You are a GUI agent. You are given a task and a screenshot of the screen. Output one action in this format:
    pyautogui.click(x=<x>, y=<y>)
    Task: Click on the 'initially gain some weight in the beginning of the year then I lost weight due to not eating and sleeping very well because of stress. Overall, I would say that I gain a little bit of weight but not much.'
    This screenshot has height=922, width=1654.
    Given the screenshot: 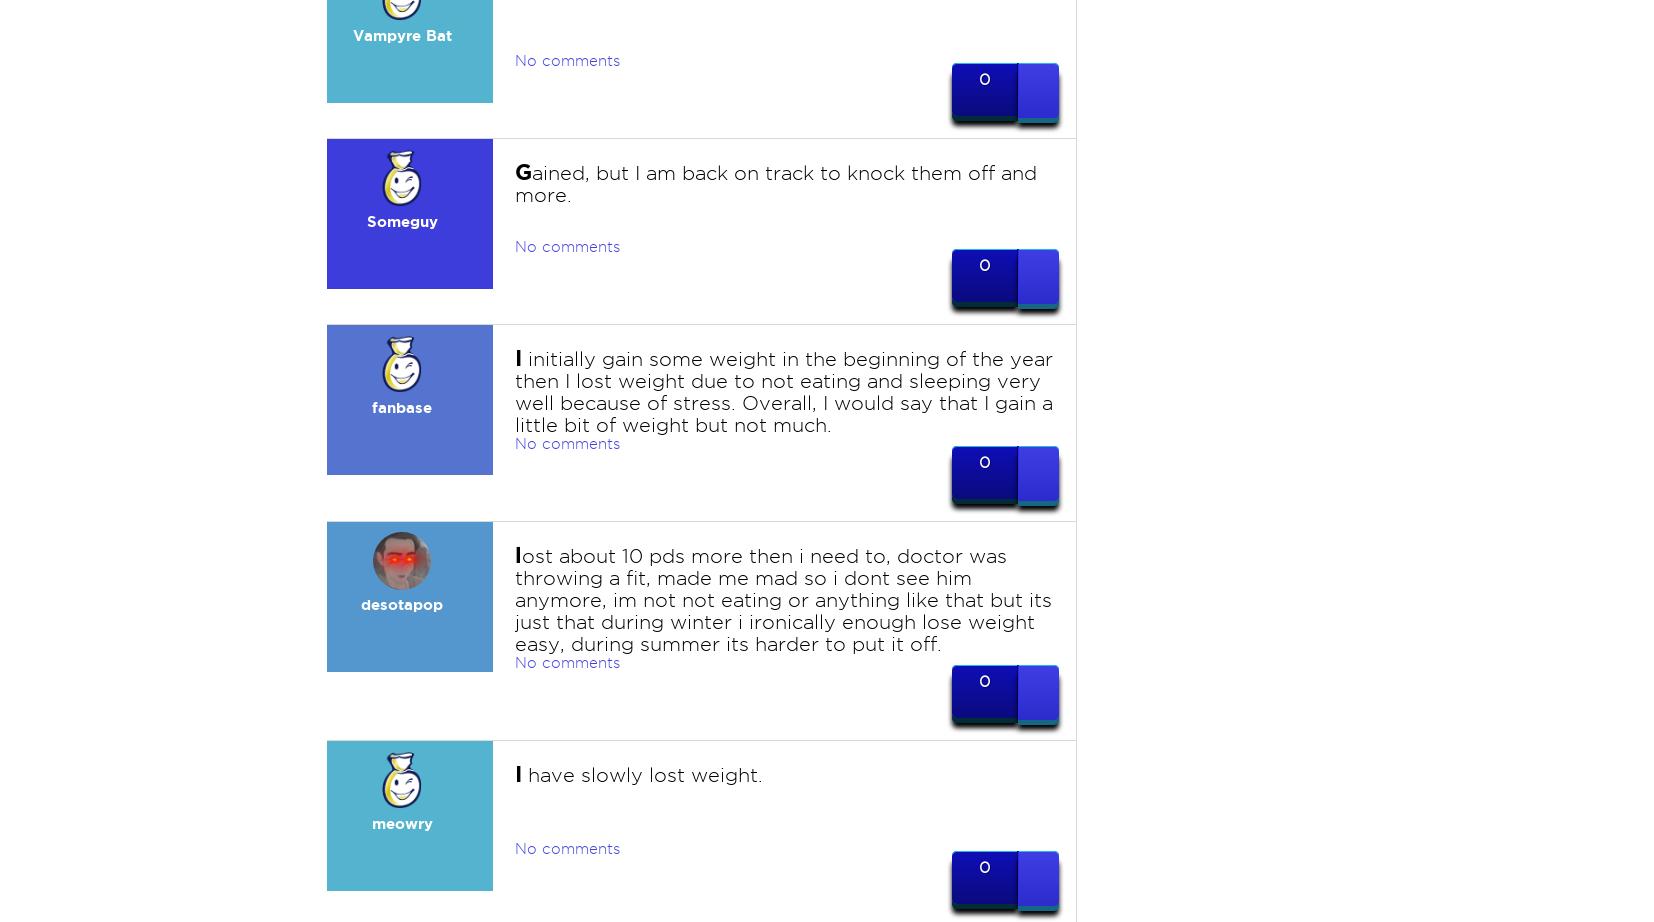 What is the action you would take?
    pyautogui.click(x=783, y=391)
    